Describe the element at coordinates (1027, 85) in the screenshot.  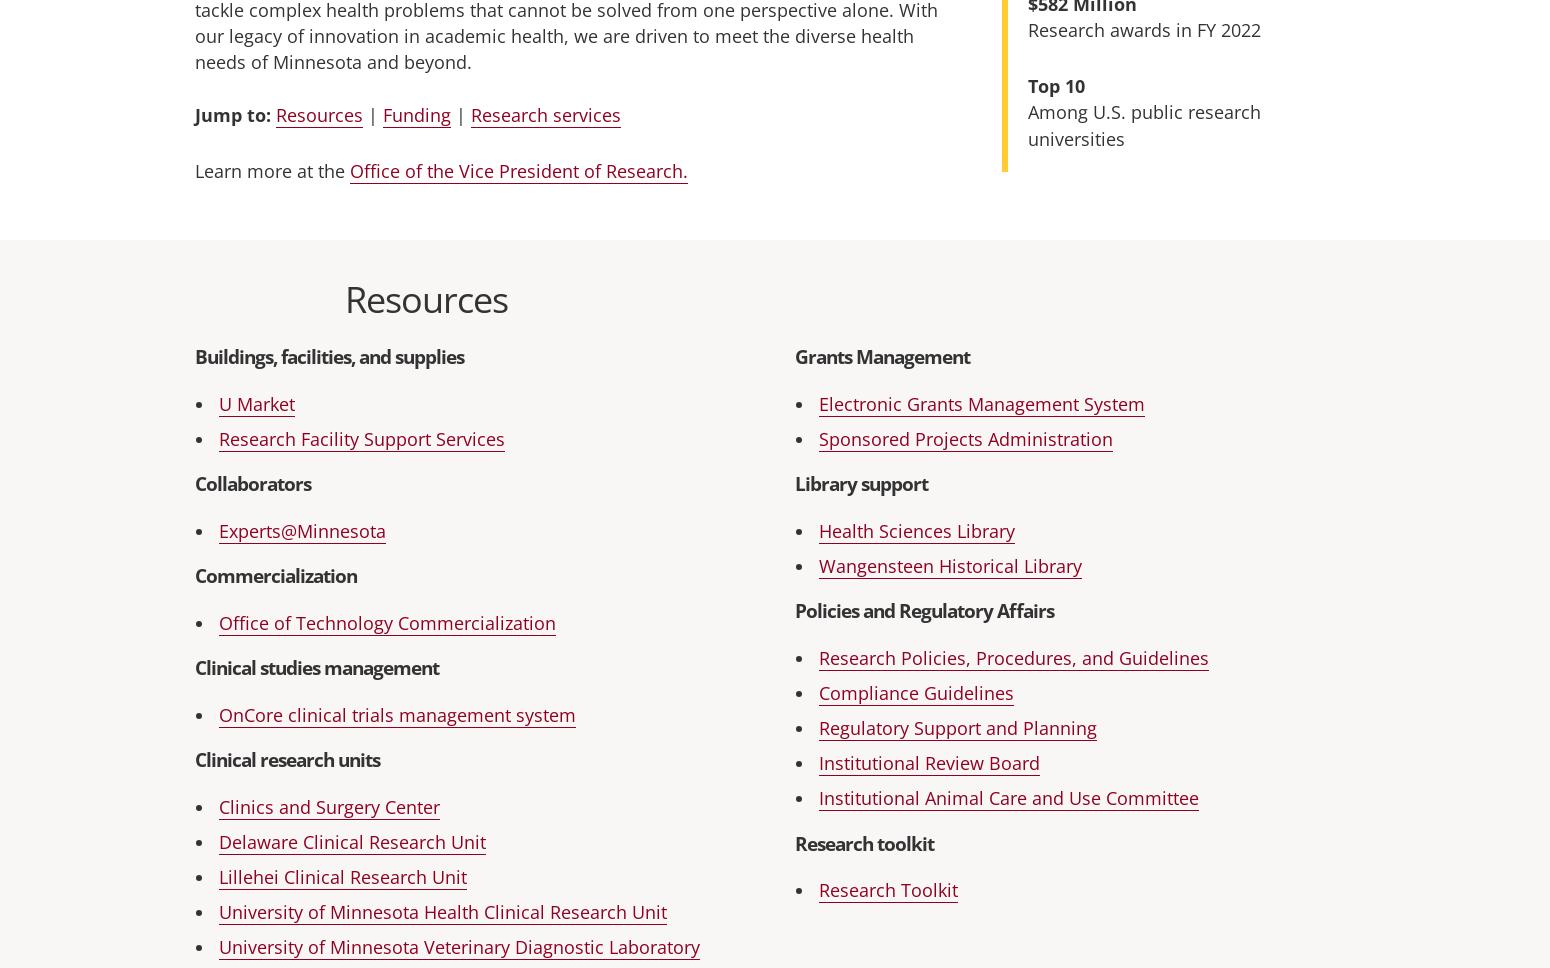
I see `'Top 10'` at that location.